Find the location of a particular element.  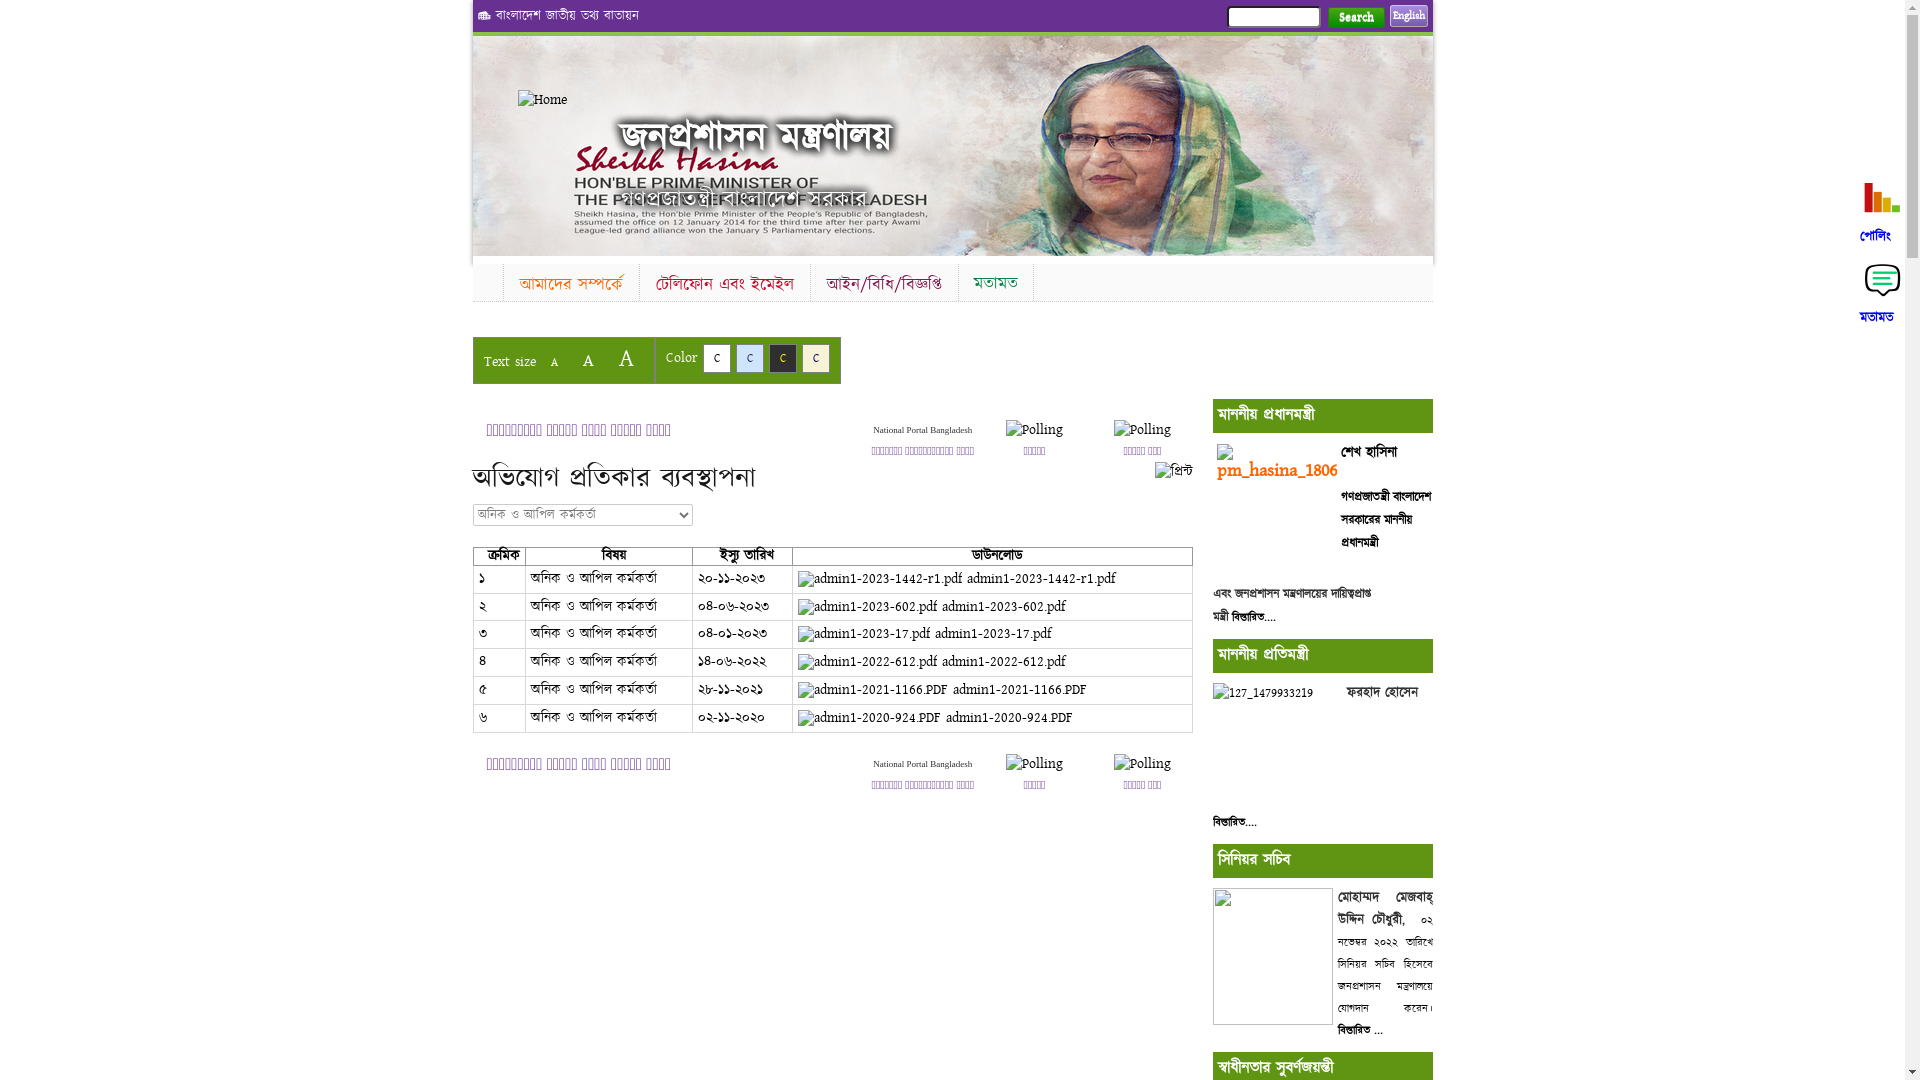

'admin1-2023-602.pdf' is located at coordinates (930, 605).